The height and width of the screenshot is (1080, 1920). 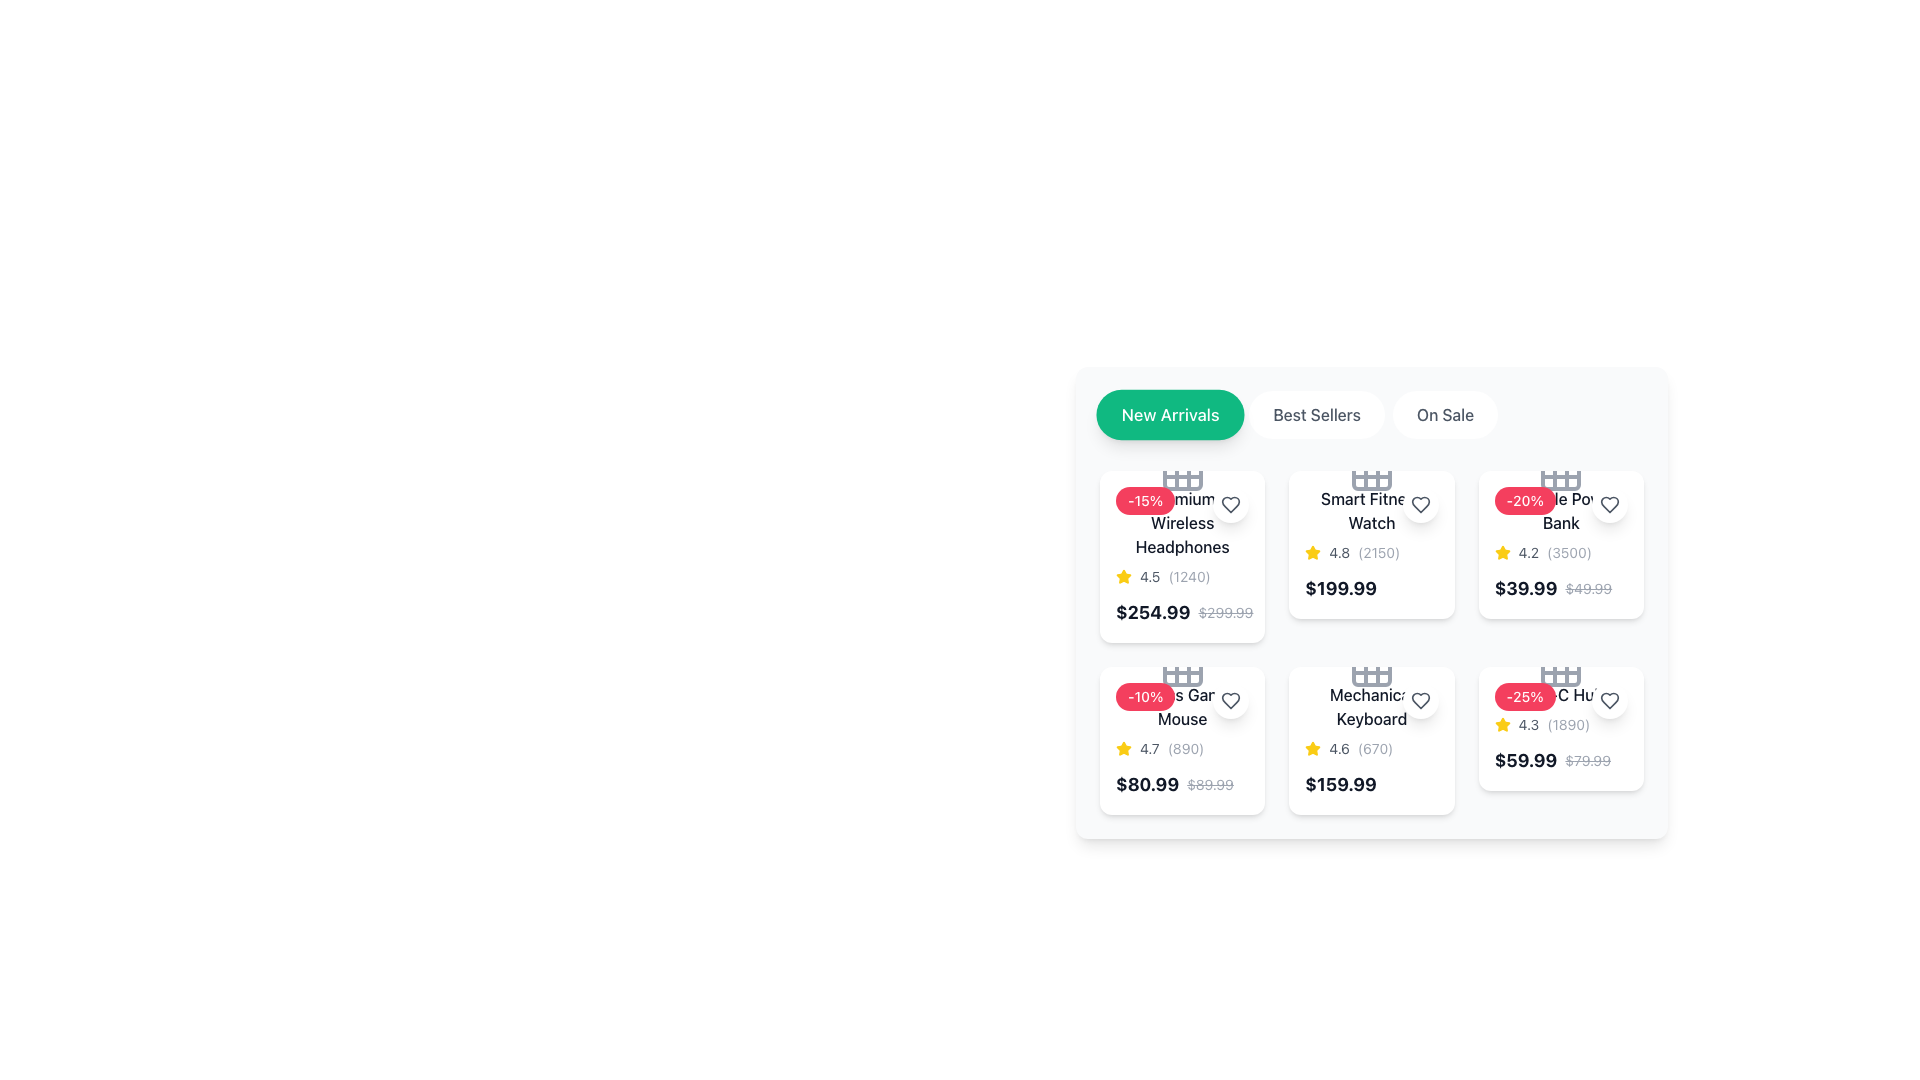 What do you see at coordinates (1371, 667) in the screenshot?
I see `the decorative icon located centrally within the 'Mechanical Keyboard' product card` at bounding box center [1371, 667].